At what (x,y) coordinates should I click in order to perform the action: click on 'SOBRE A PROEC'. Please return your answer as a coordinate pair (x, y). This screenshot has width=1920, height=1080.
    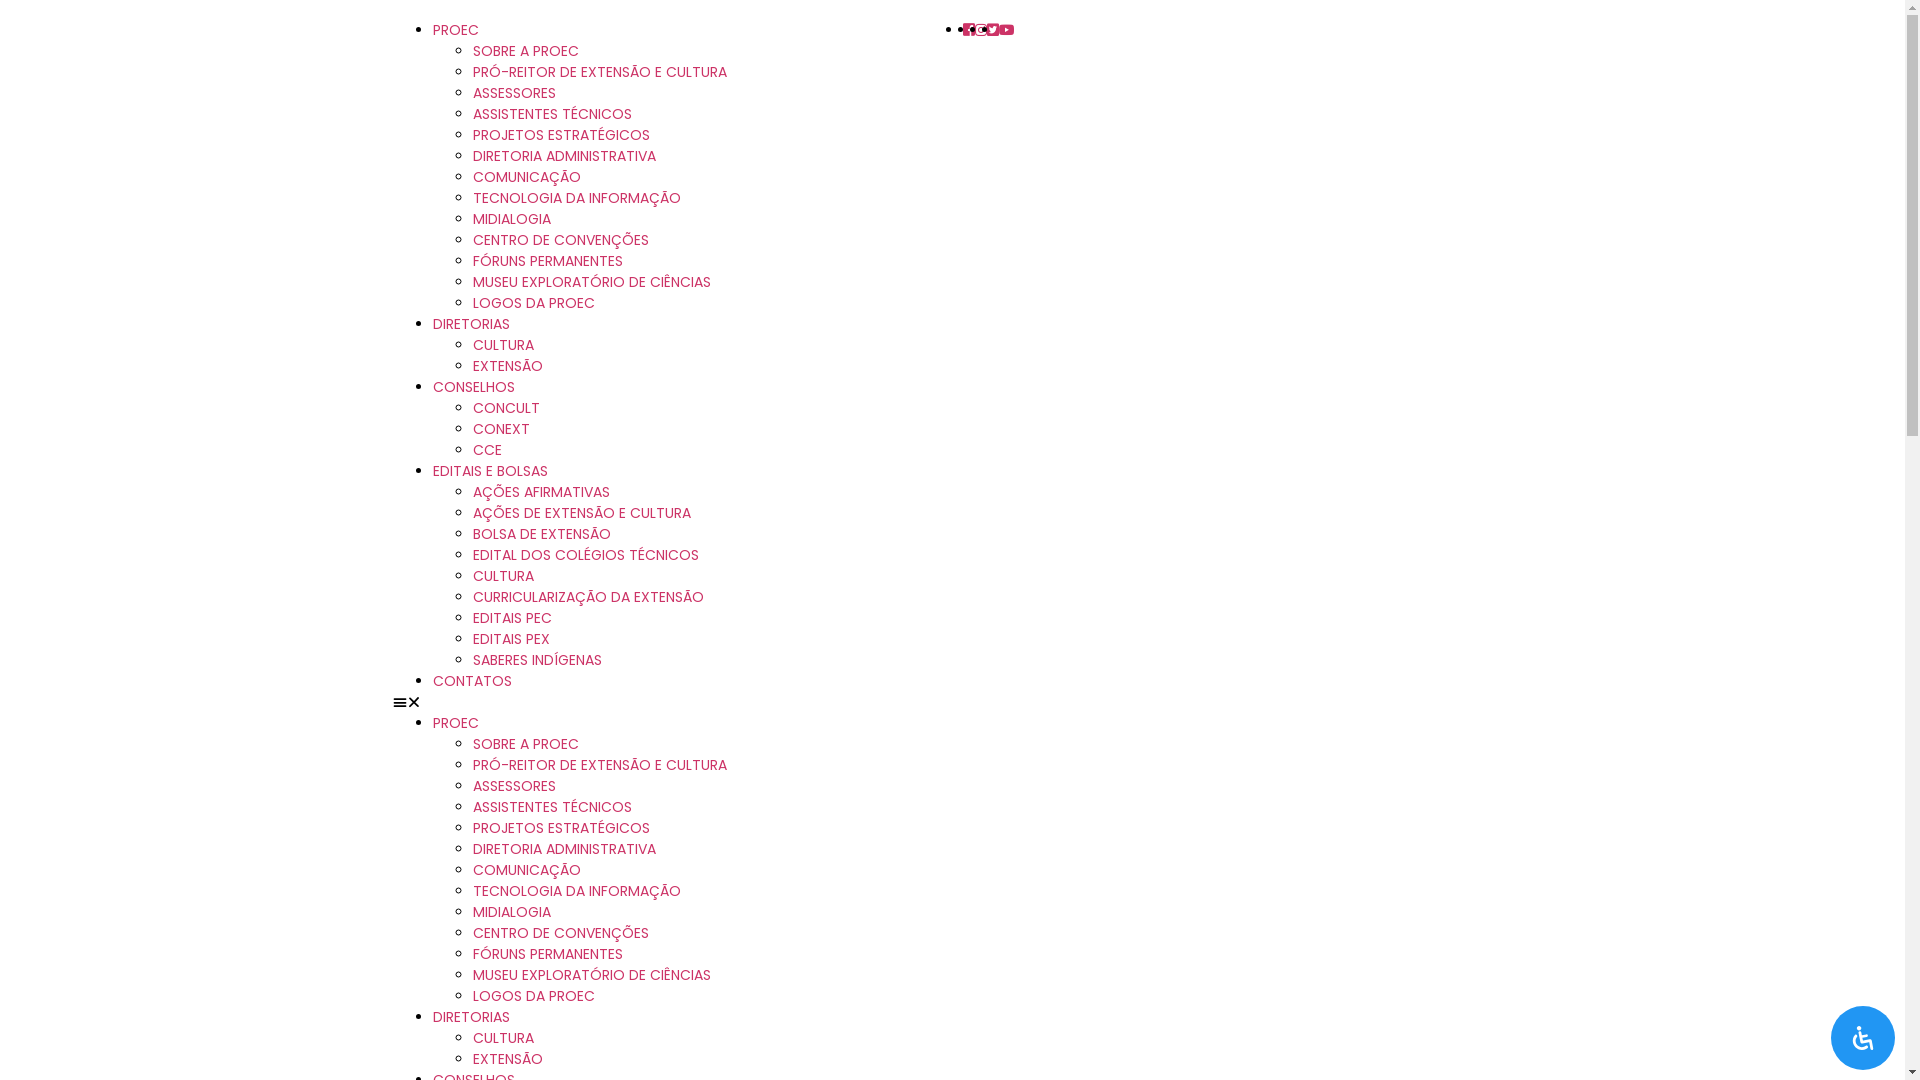
    Looking at the image, I should click on (524, 49).